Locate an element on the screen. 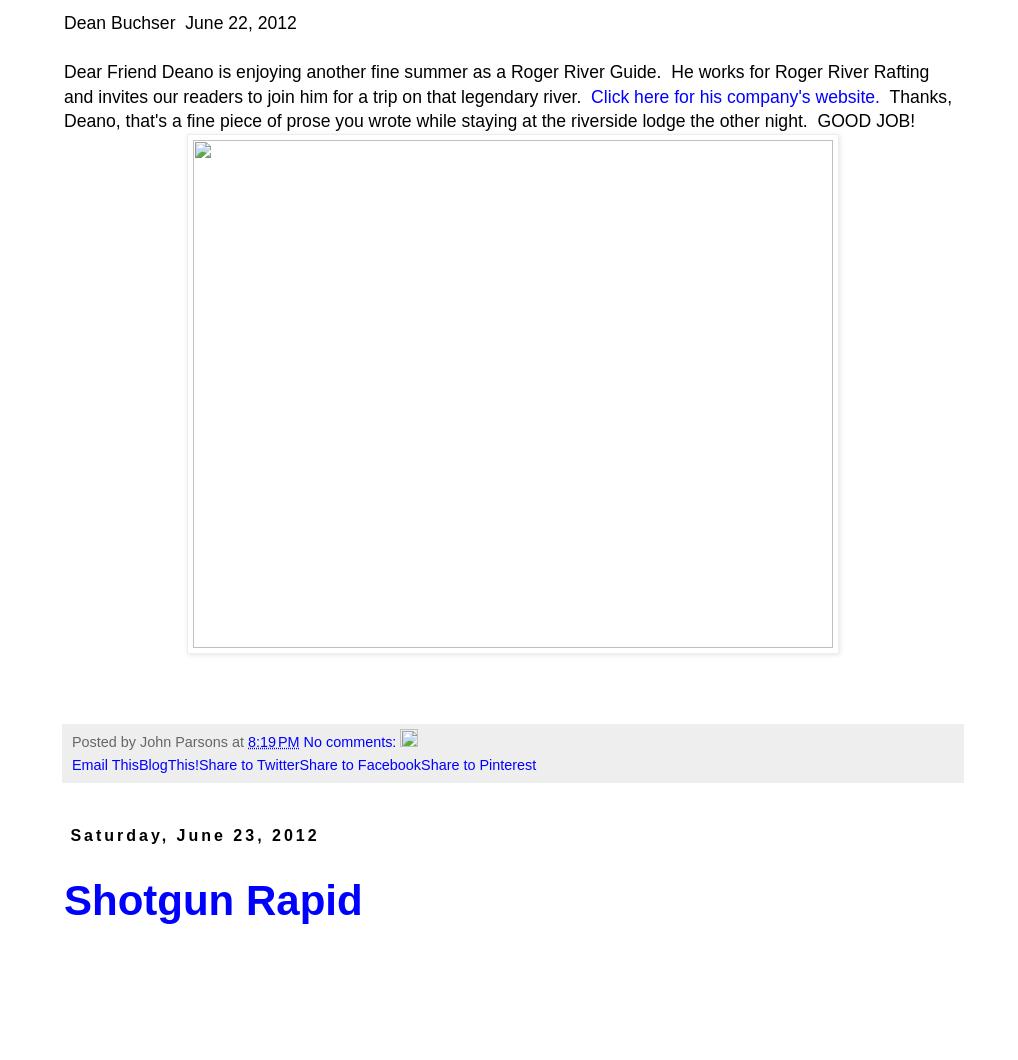 This screenshot has height=1060, width=1018. 'No comments:' is located at coordinates (350, 740).